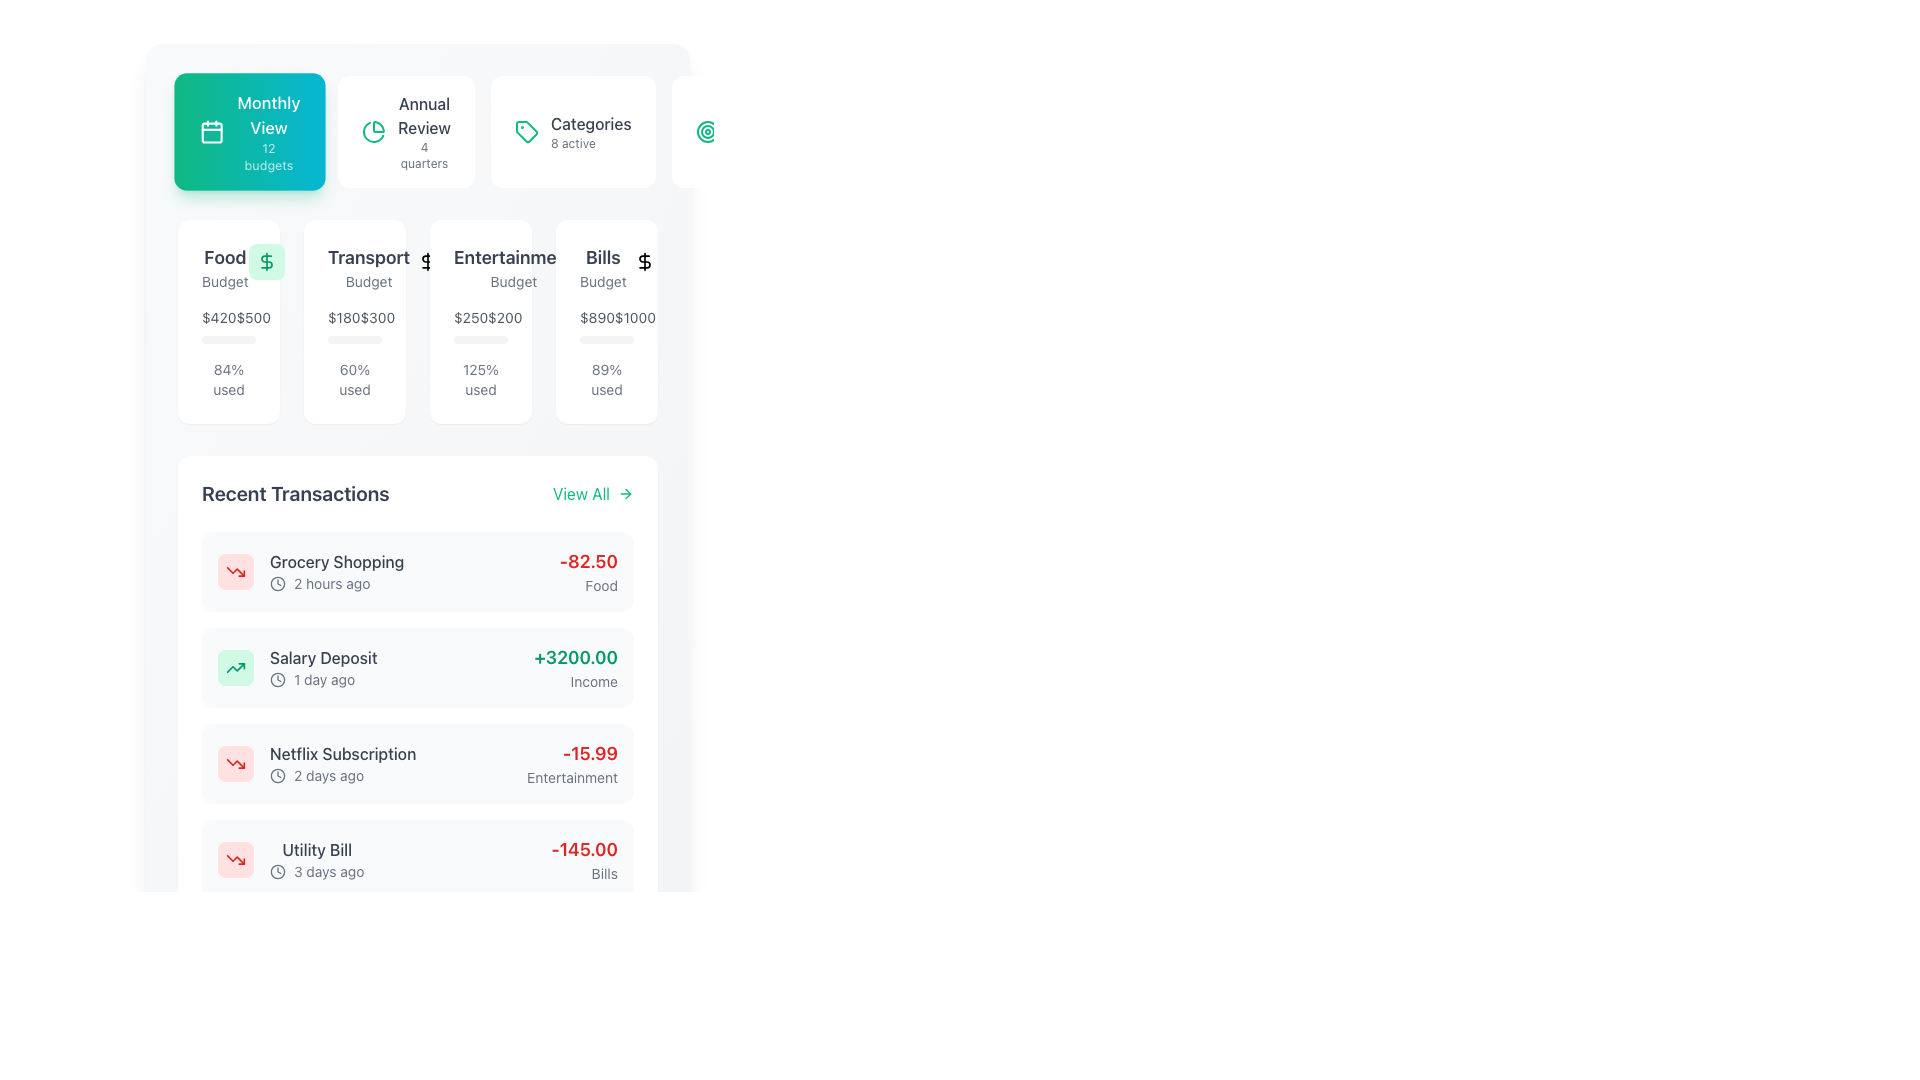 This screenshot has width=1920, height=1080. Describe the element at coordinates (337, 571) in the screenshot. I see `transaction record labeled 'Grocery Shopping' with the timestamp '2 hours ago' displayed in medium gray text, located at the center of the element in the 'Recent Transactions' section` at that location.